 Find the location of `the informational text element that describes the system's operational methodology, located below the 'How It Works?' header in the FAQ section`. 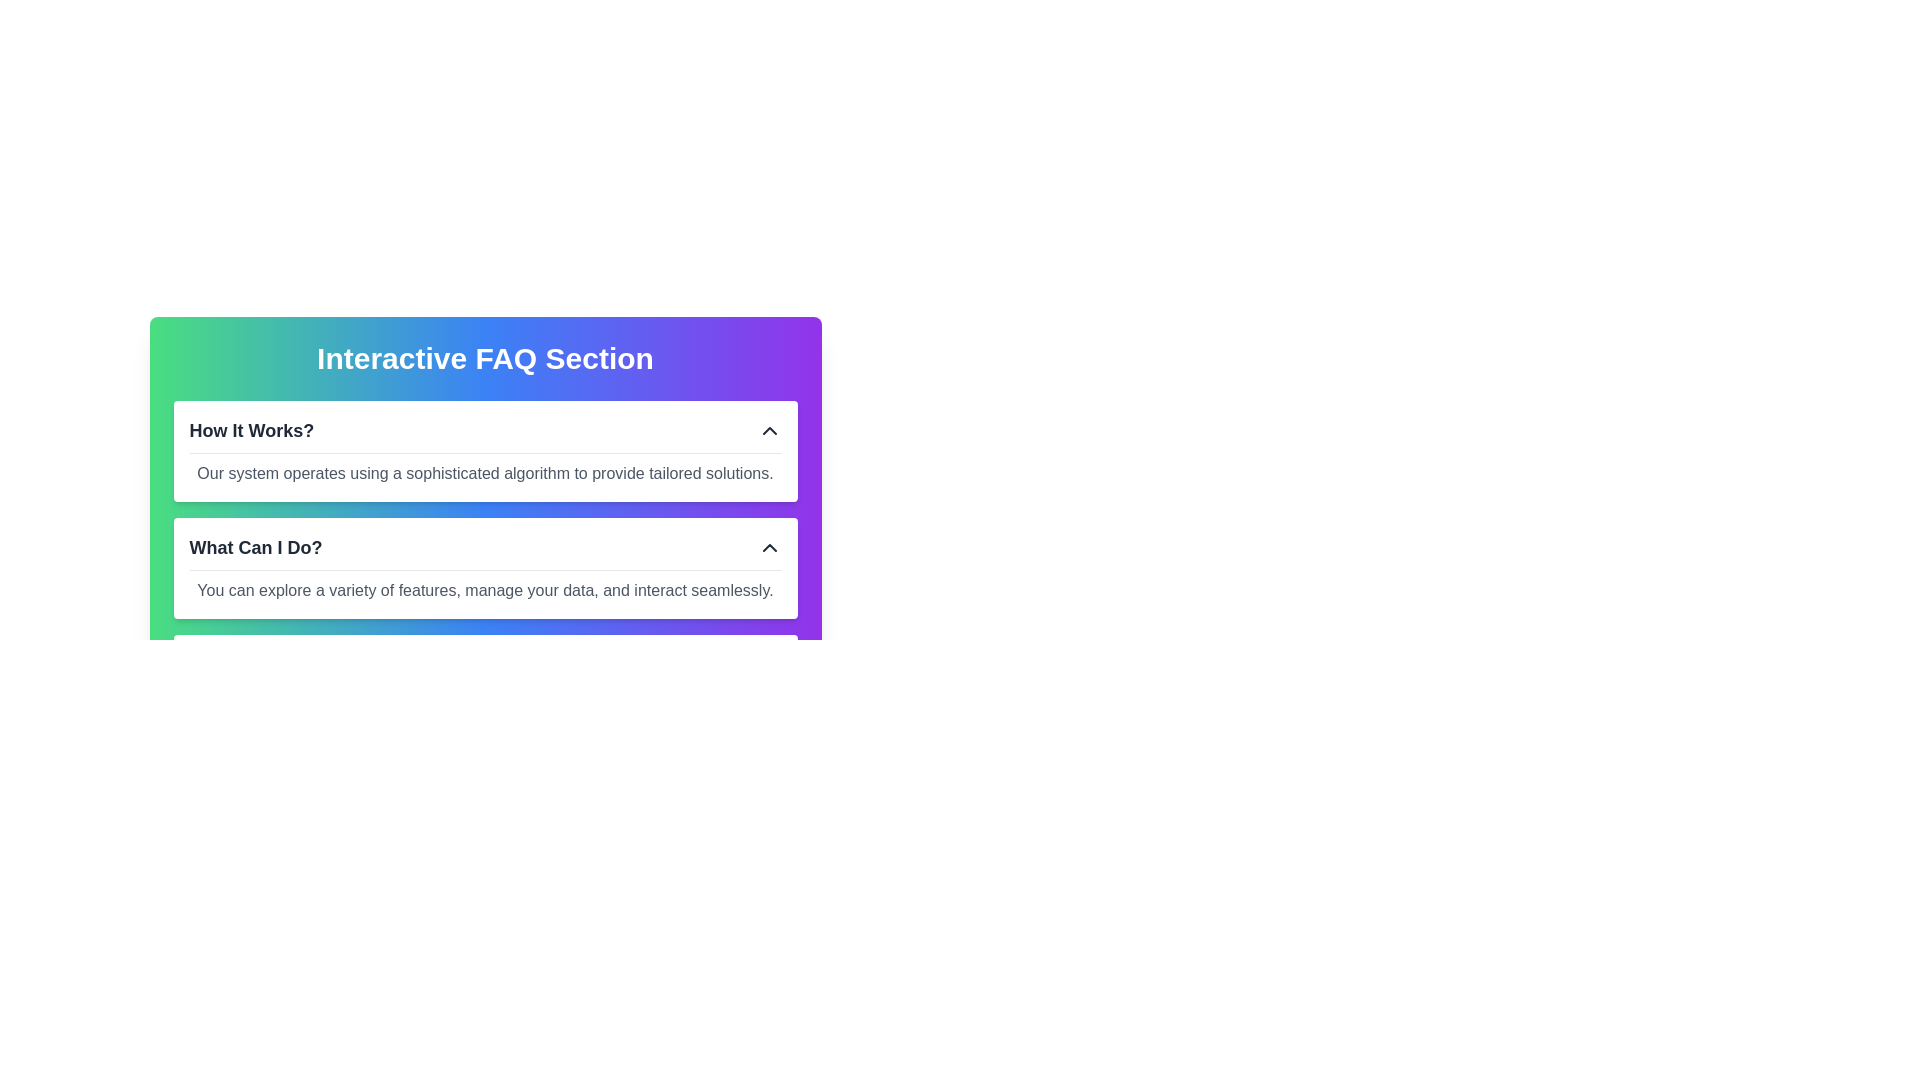

the informational text element that describes the system's operational methodology, located below the 'How It Works?' header in the FAQ section is located at coordinates (485, 470).